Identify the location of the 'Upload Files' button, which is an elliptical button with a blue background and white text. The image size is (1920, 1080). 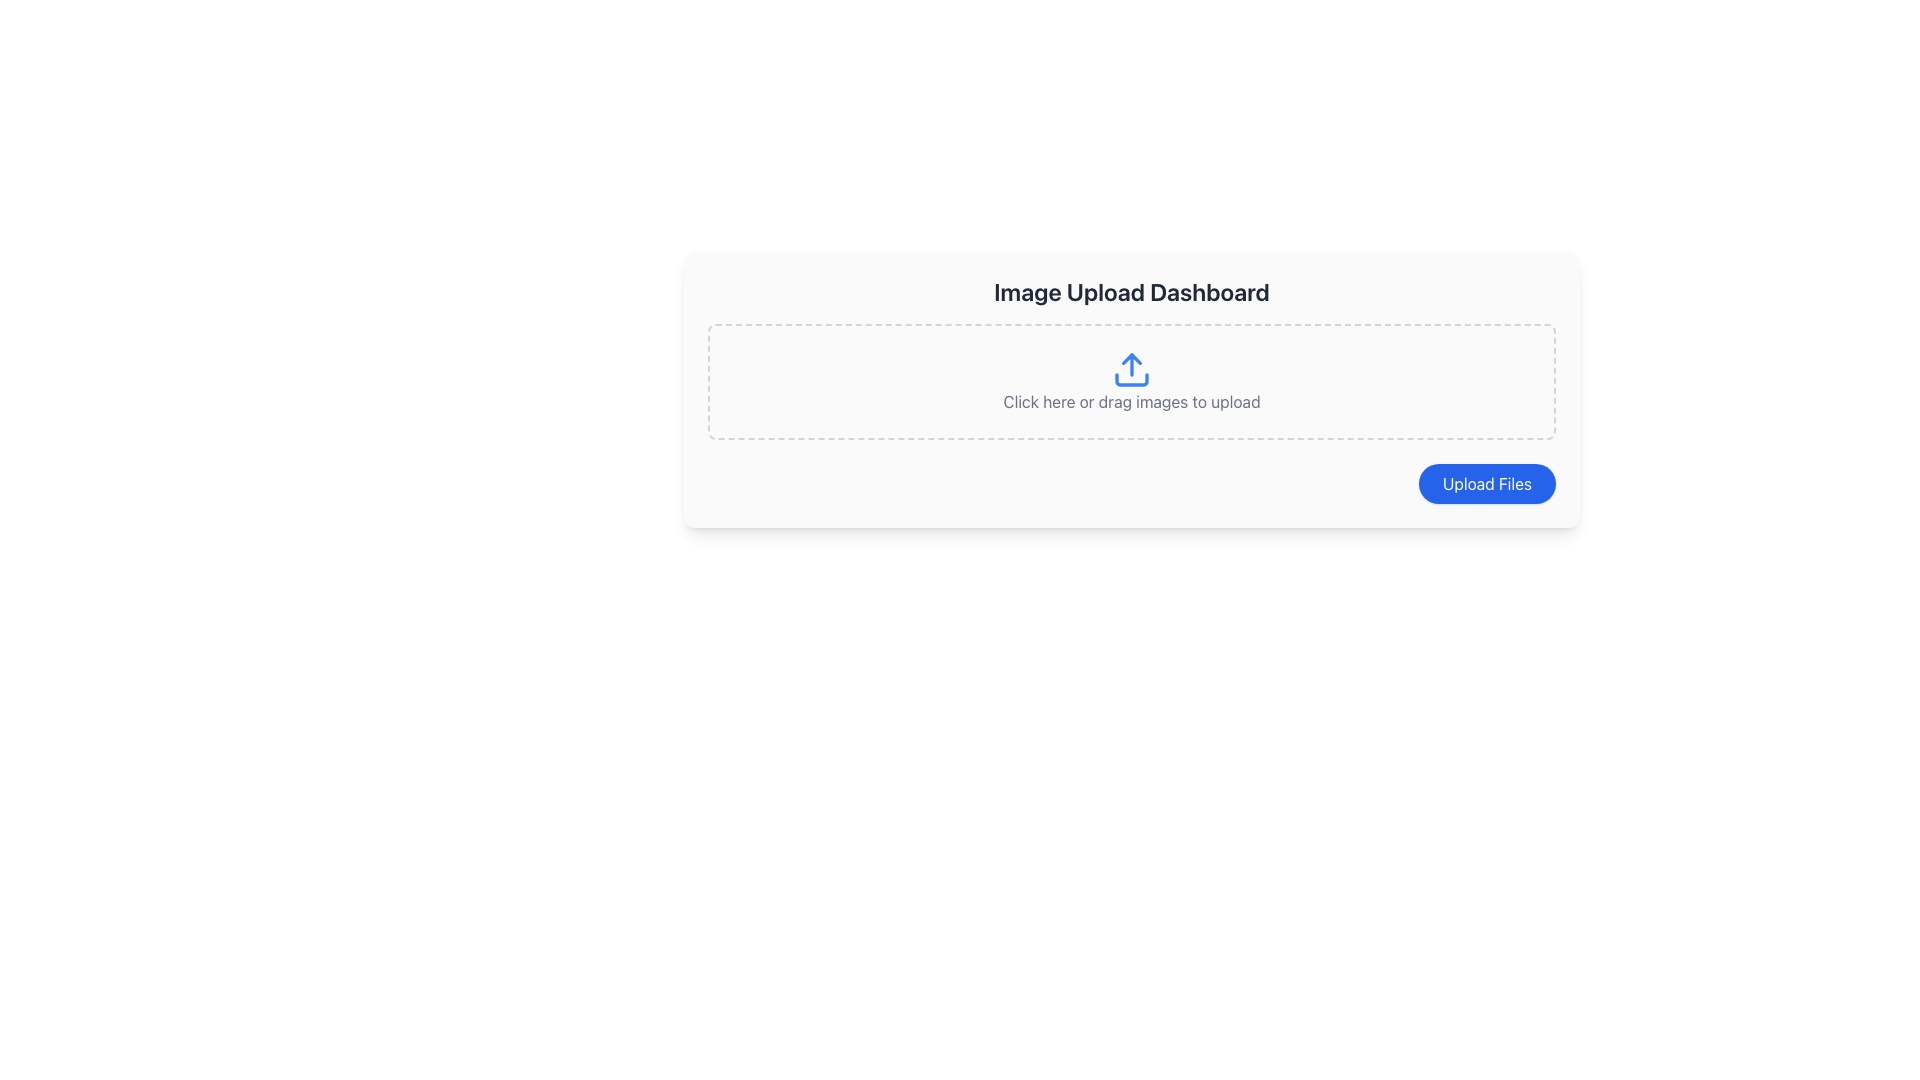
(1487, 483).